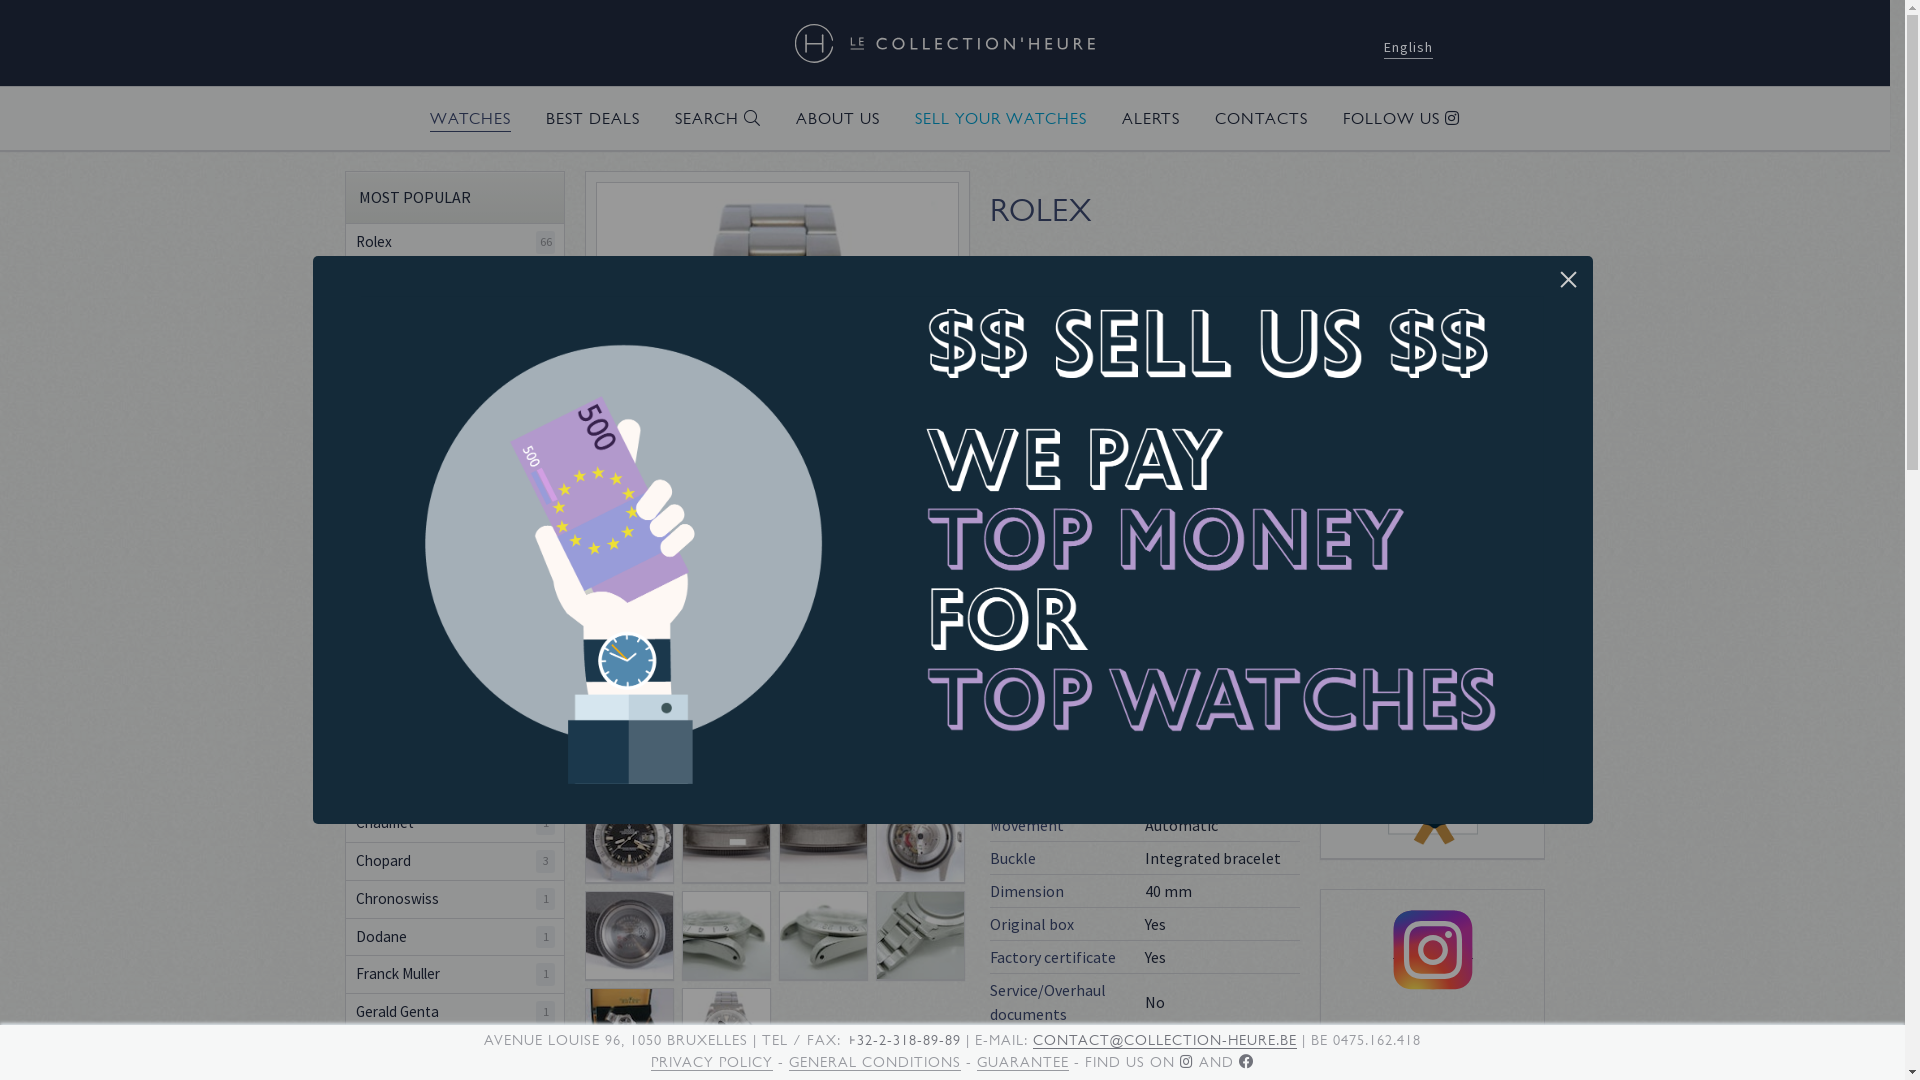  What do you see at coordinates (345, 898) in the screenshot?
I see `'Chronoswiss` at bounding box center [345, 898].